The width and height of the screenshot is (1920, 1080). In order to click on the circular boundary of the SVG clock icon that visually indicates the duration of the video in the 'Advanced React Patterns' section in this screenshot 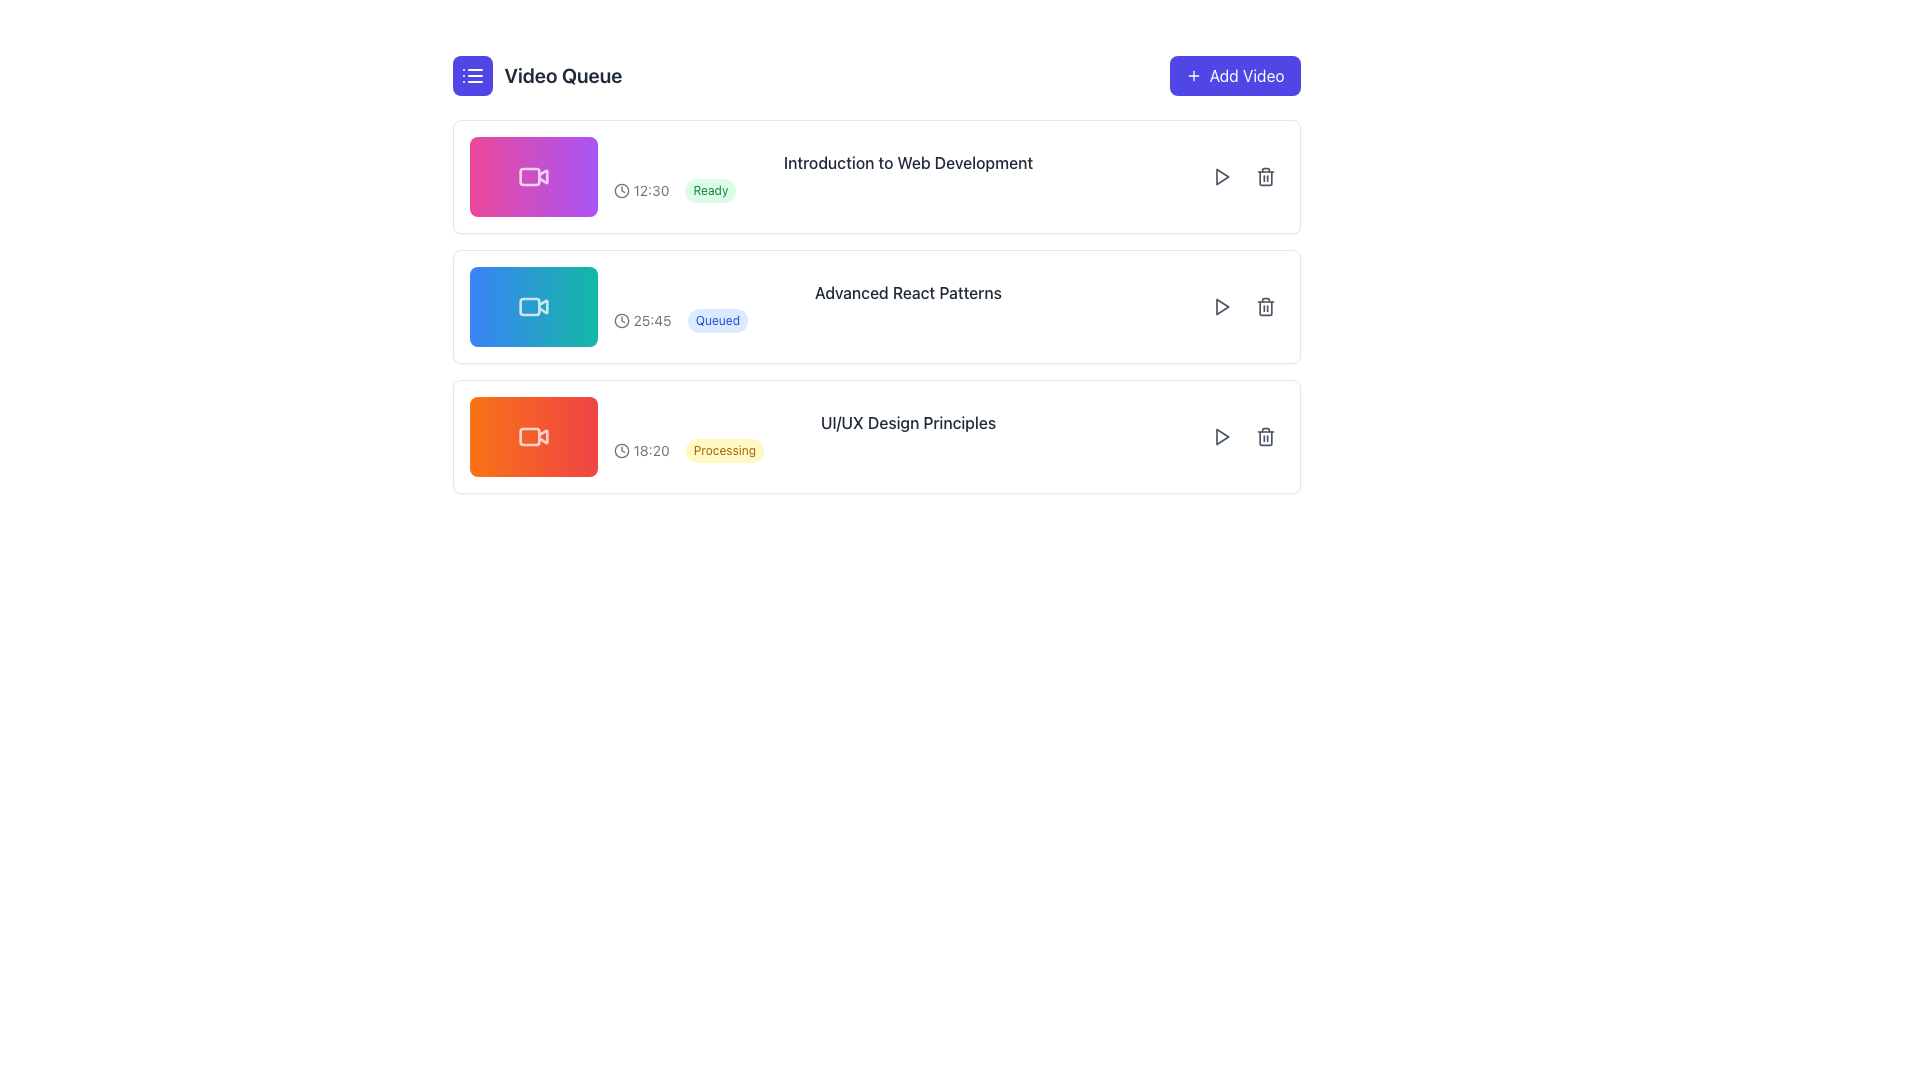, I will do `click(620, 319)`.